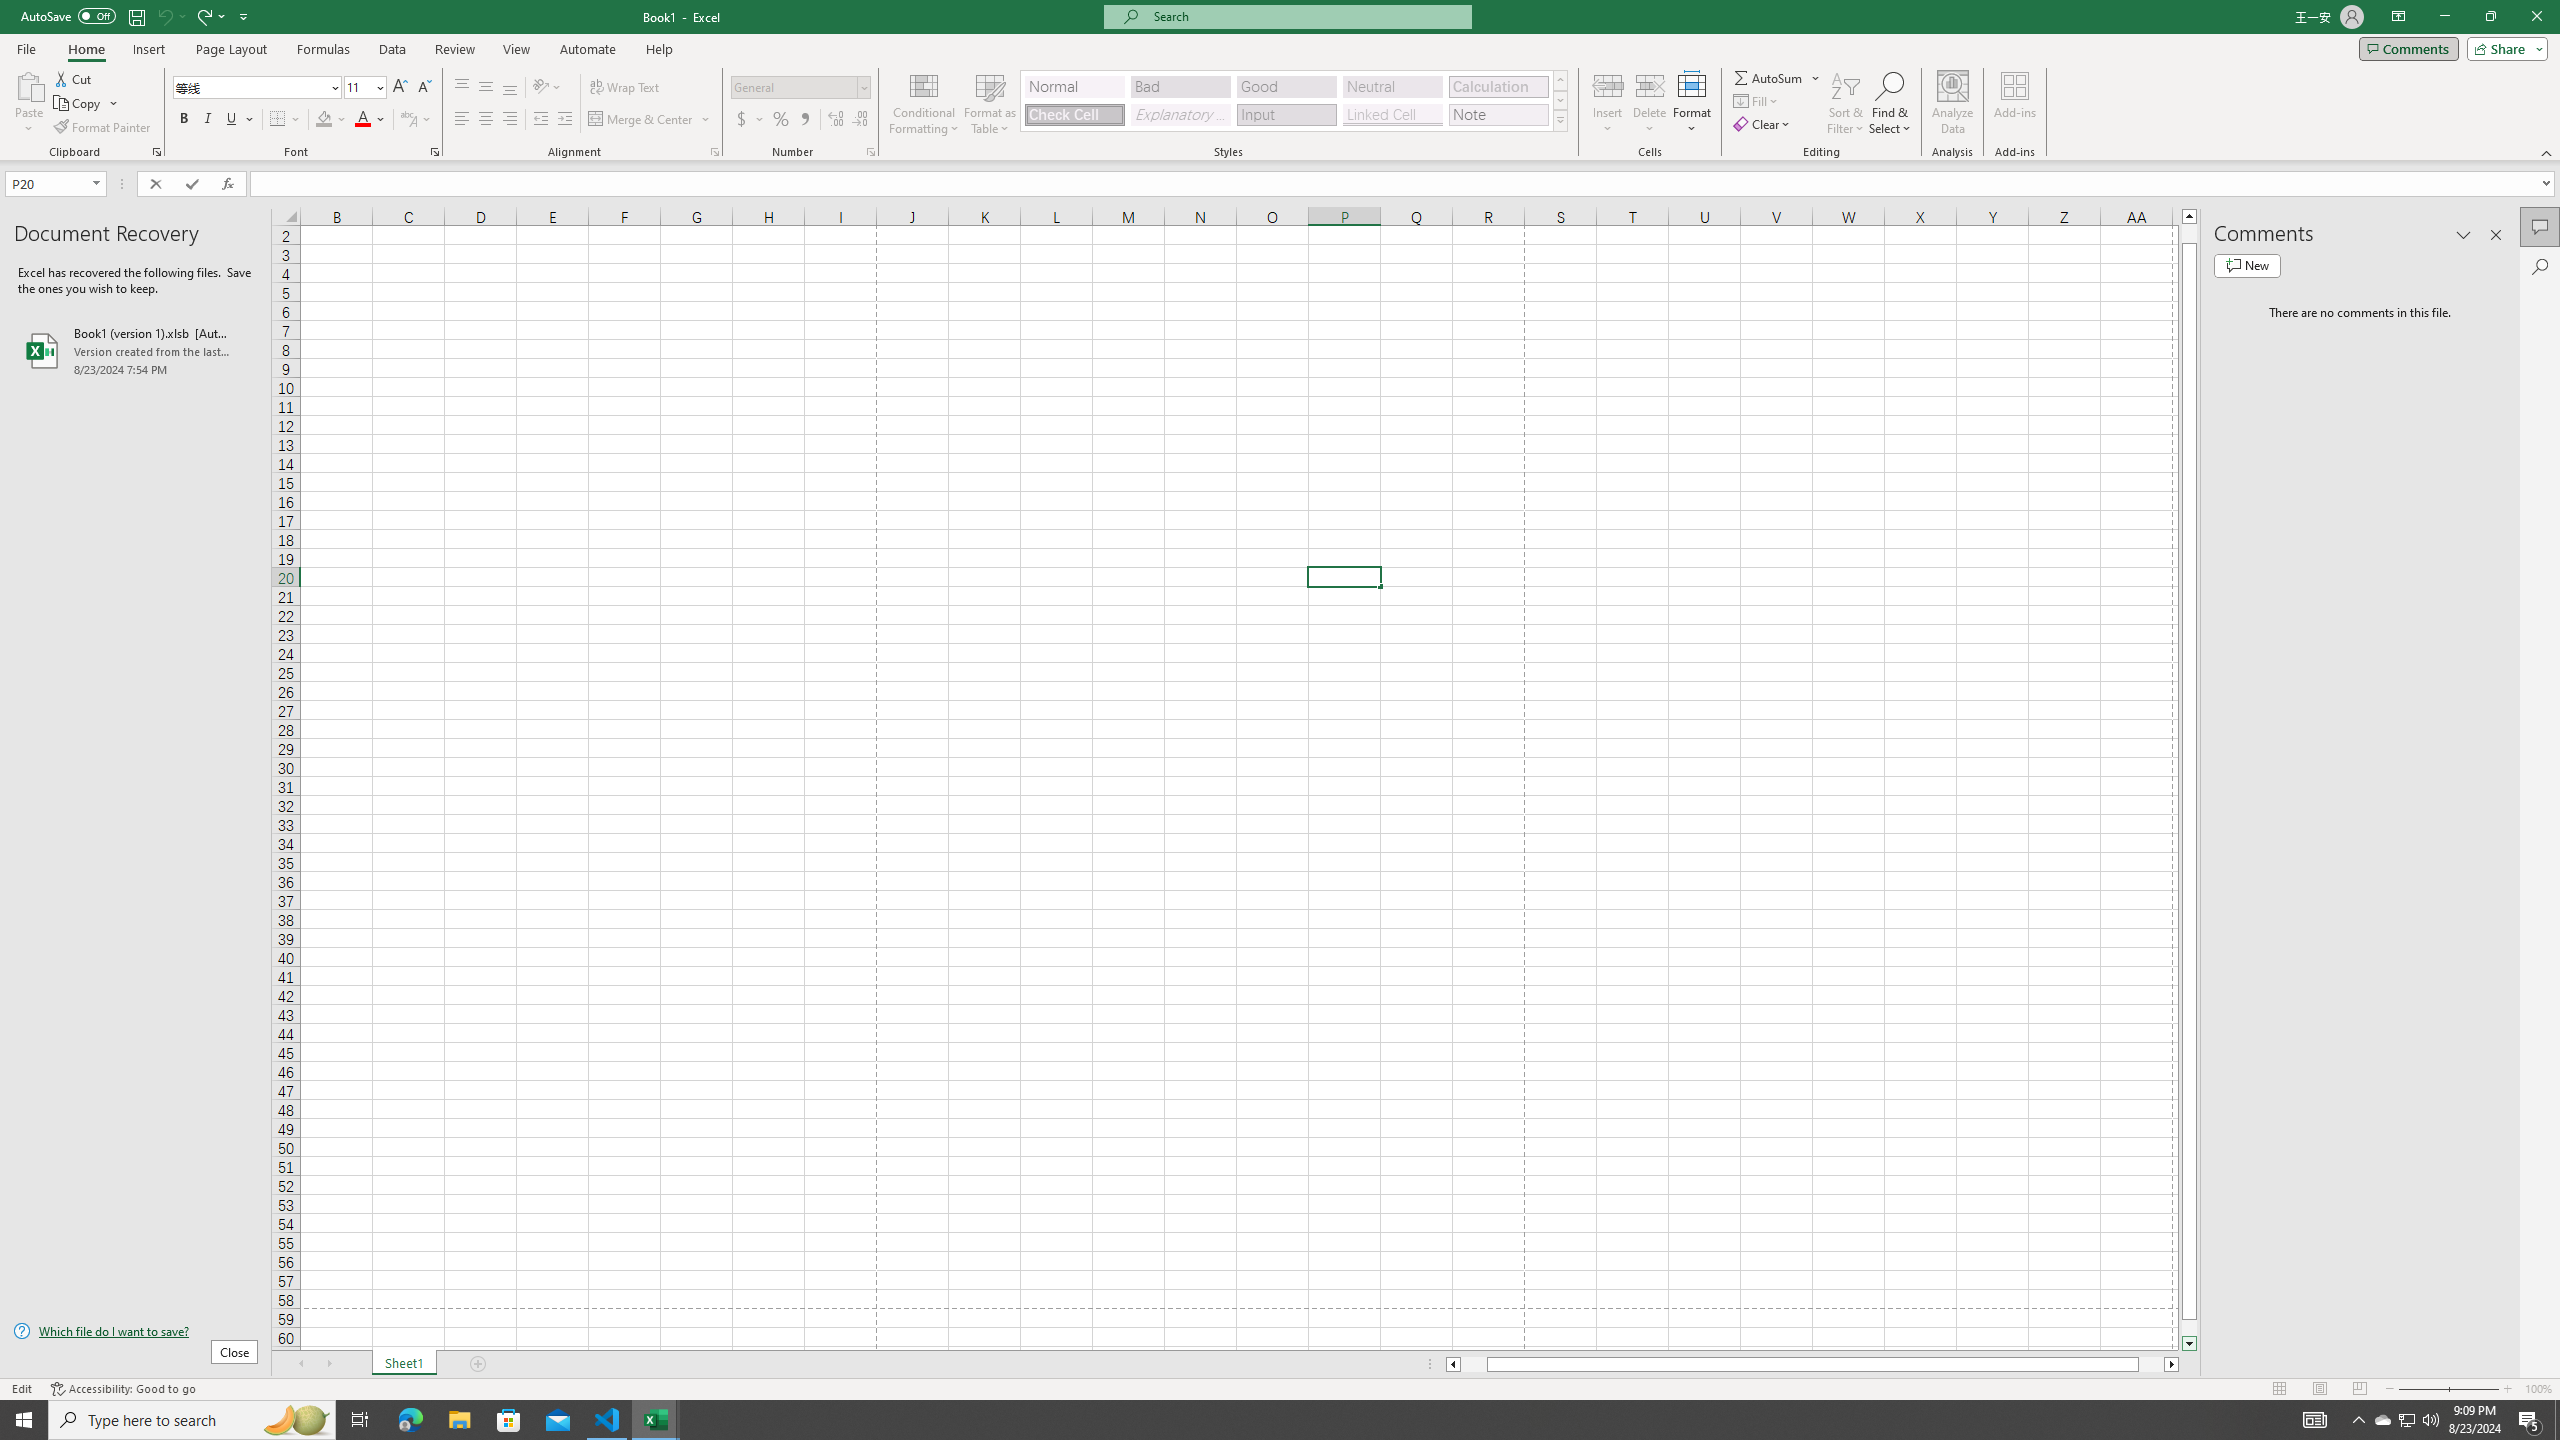 The image size is (2560, 1440). Describe the element at coordinates (624, 87) in the screenshot. I see `'Wrap Text'` at that location.